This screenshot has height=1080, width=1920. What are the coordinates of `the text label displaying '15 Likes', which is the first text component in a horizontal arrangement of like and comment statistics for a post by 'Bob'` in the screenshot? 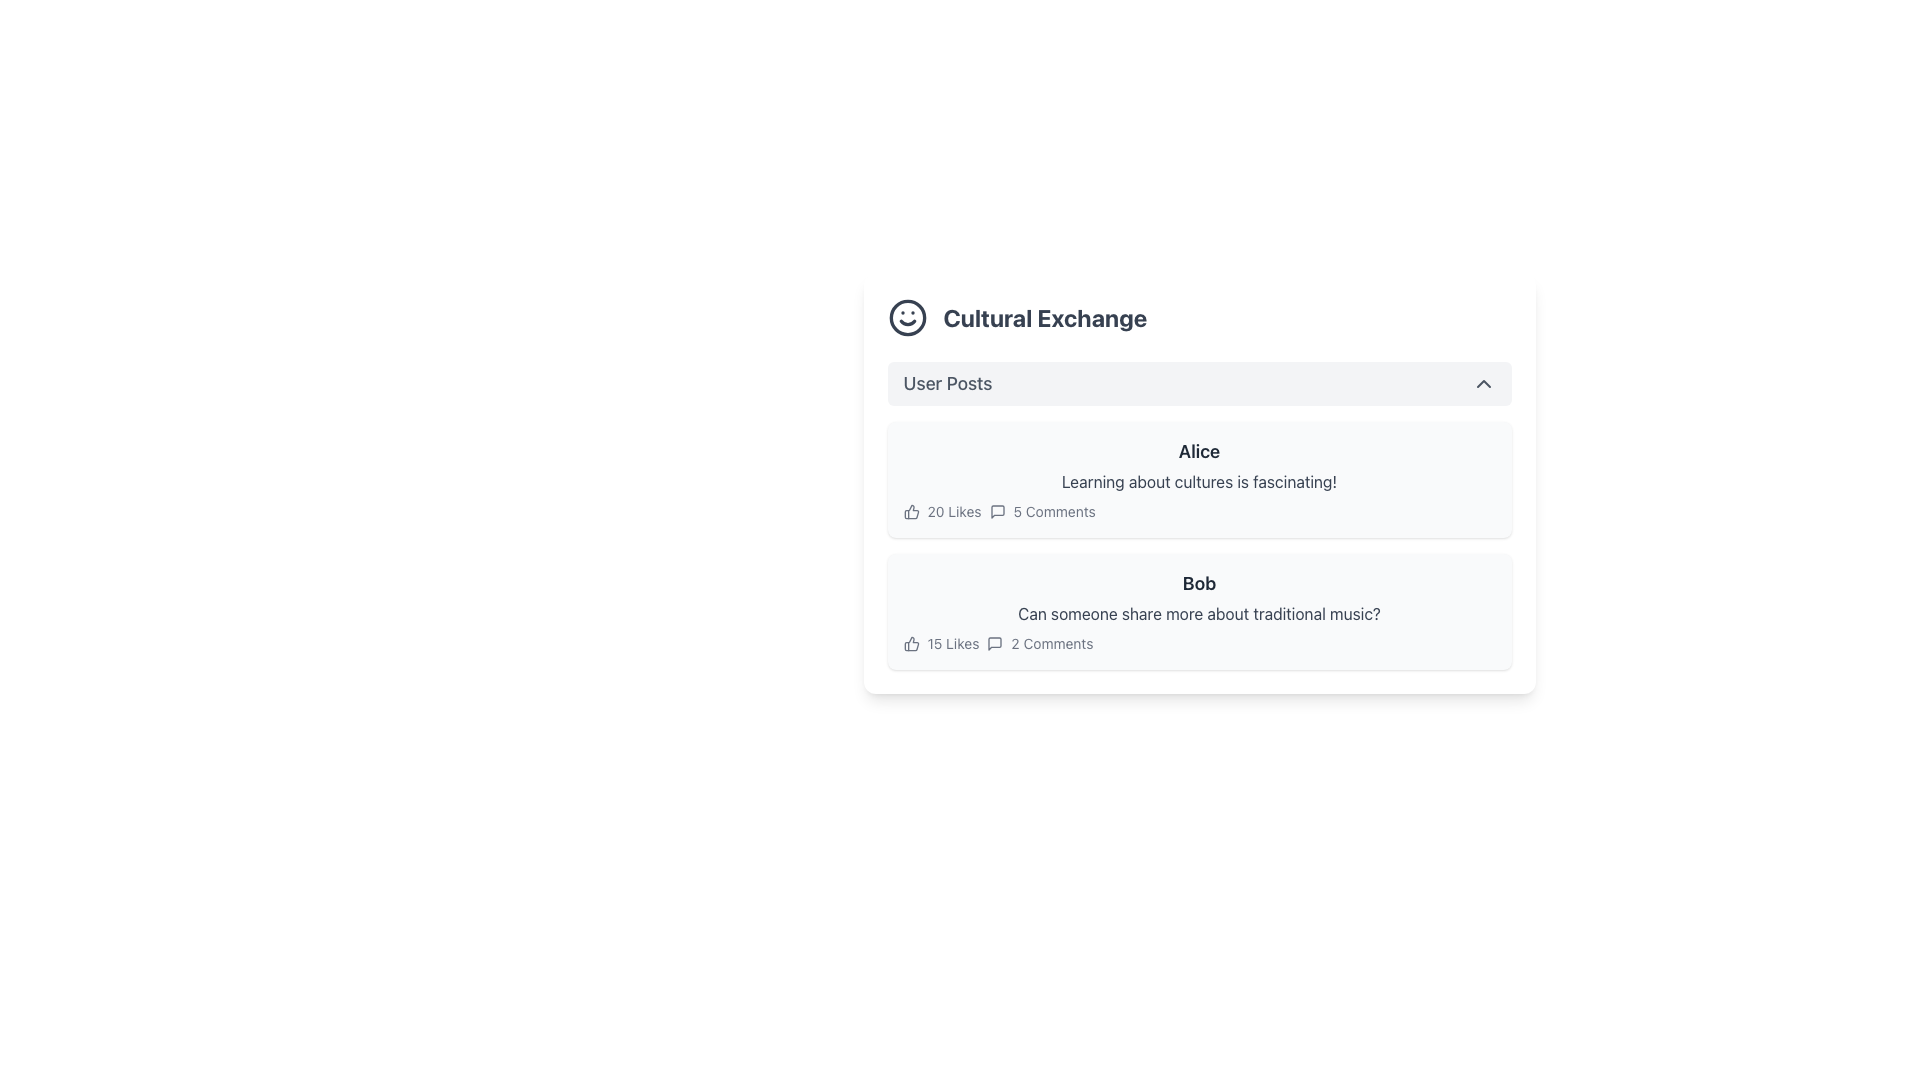 It's located at (952, 644).